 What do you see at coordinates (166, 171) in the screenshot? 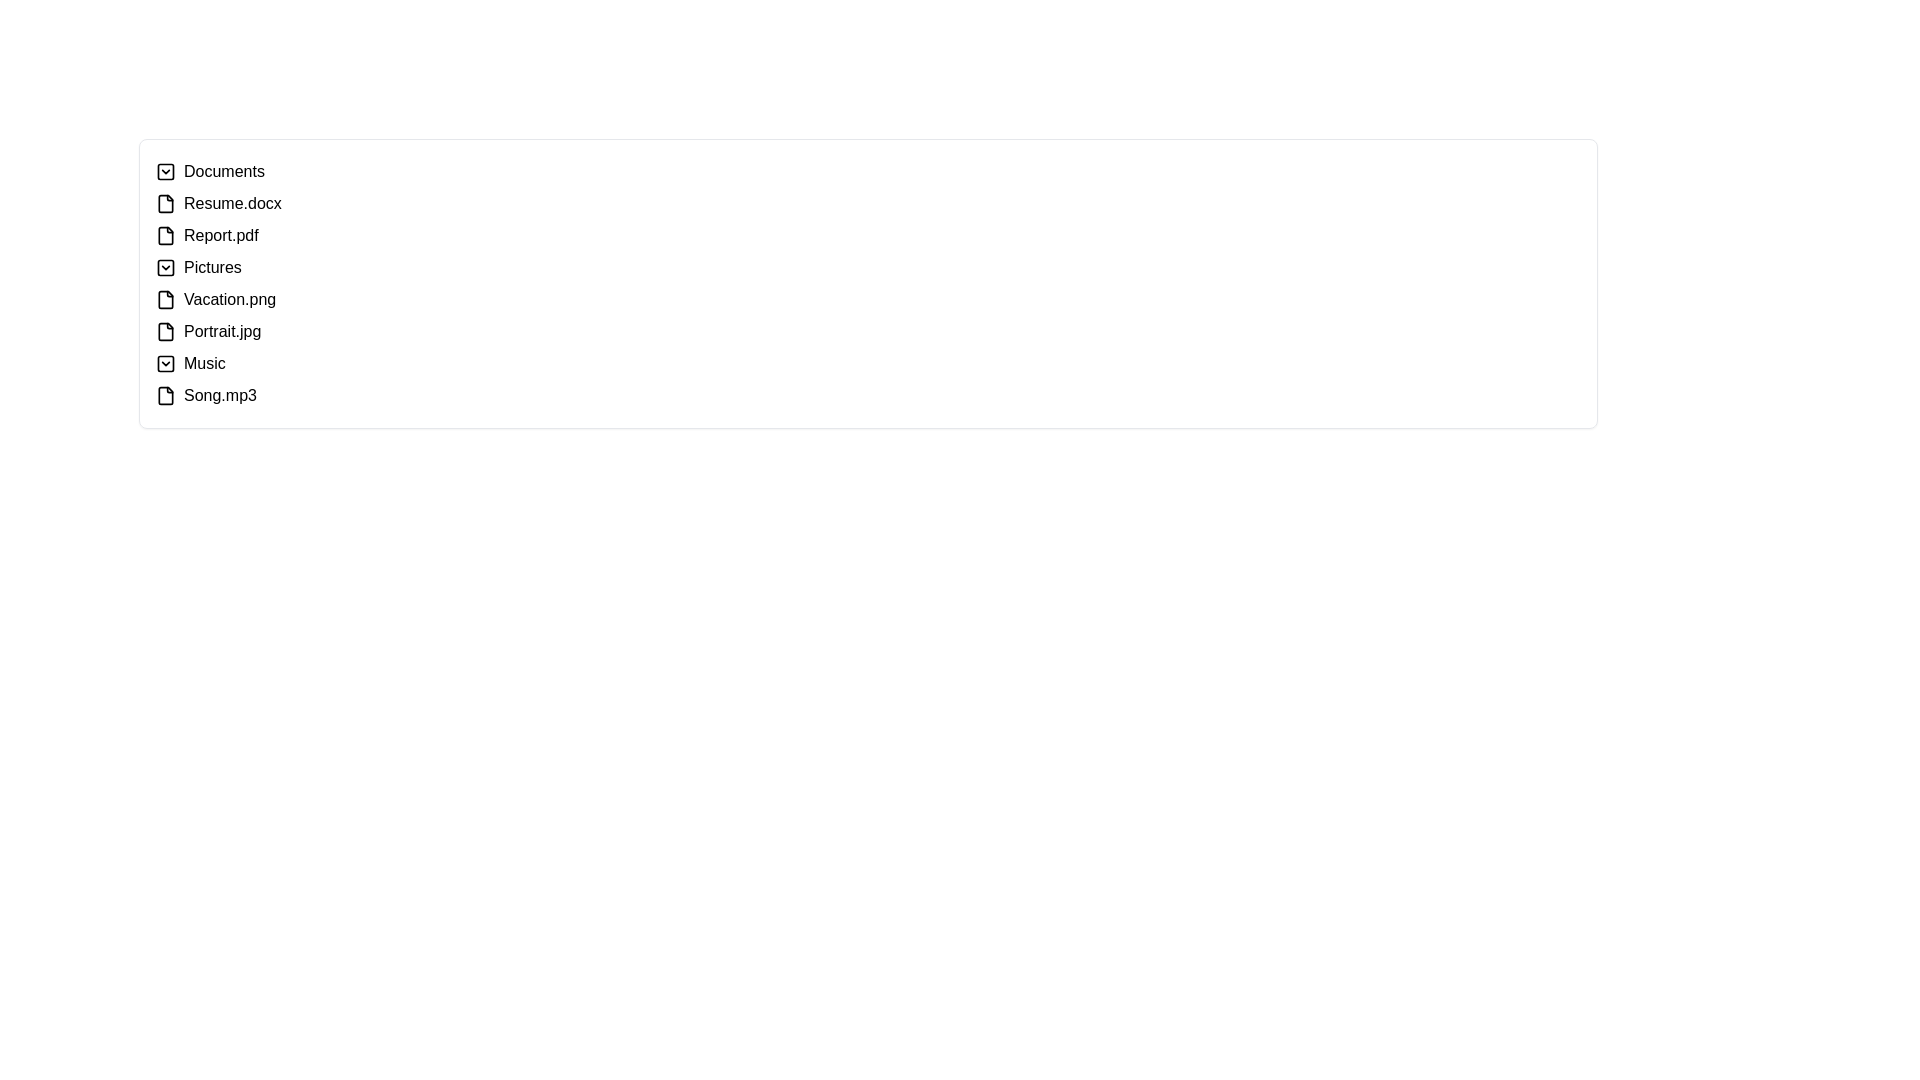
I see `the toggle icon located to the left of the 'Documents' label` at bounding box center [166, 171].